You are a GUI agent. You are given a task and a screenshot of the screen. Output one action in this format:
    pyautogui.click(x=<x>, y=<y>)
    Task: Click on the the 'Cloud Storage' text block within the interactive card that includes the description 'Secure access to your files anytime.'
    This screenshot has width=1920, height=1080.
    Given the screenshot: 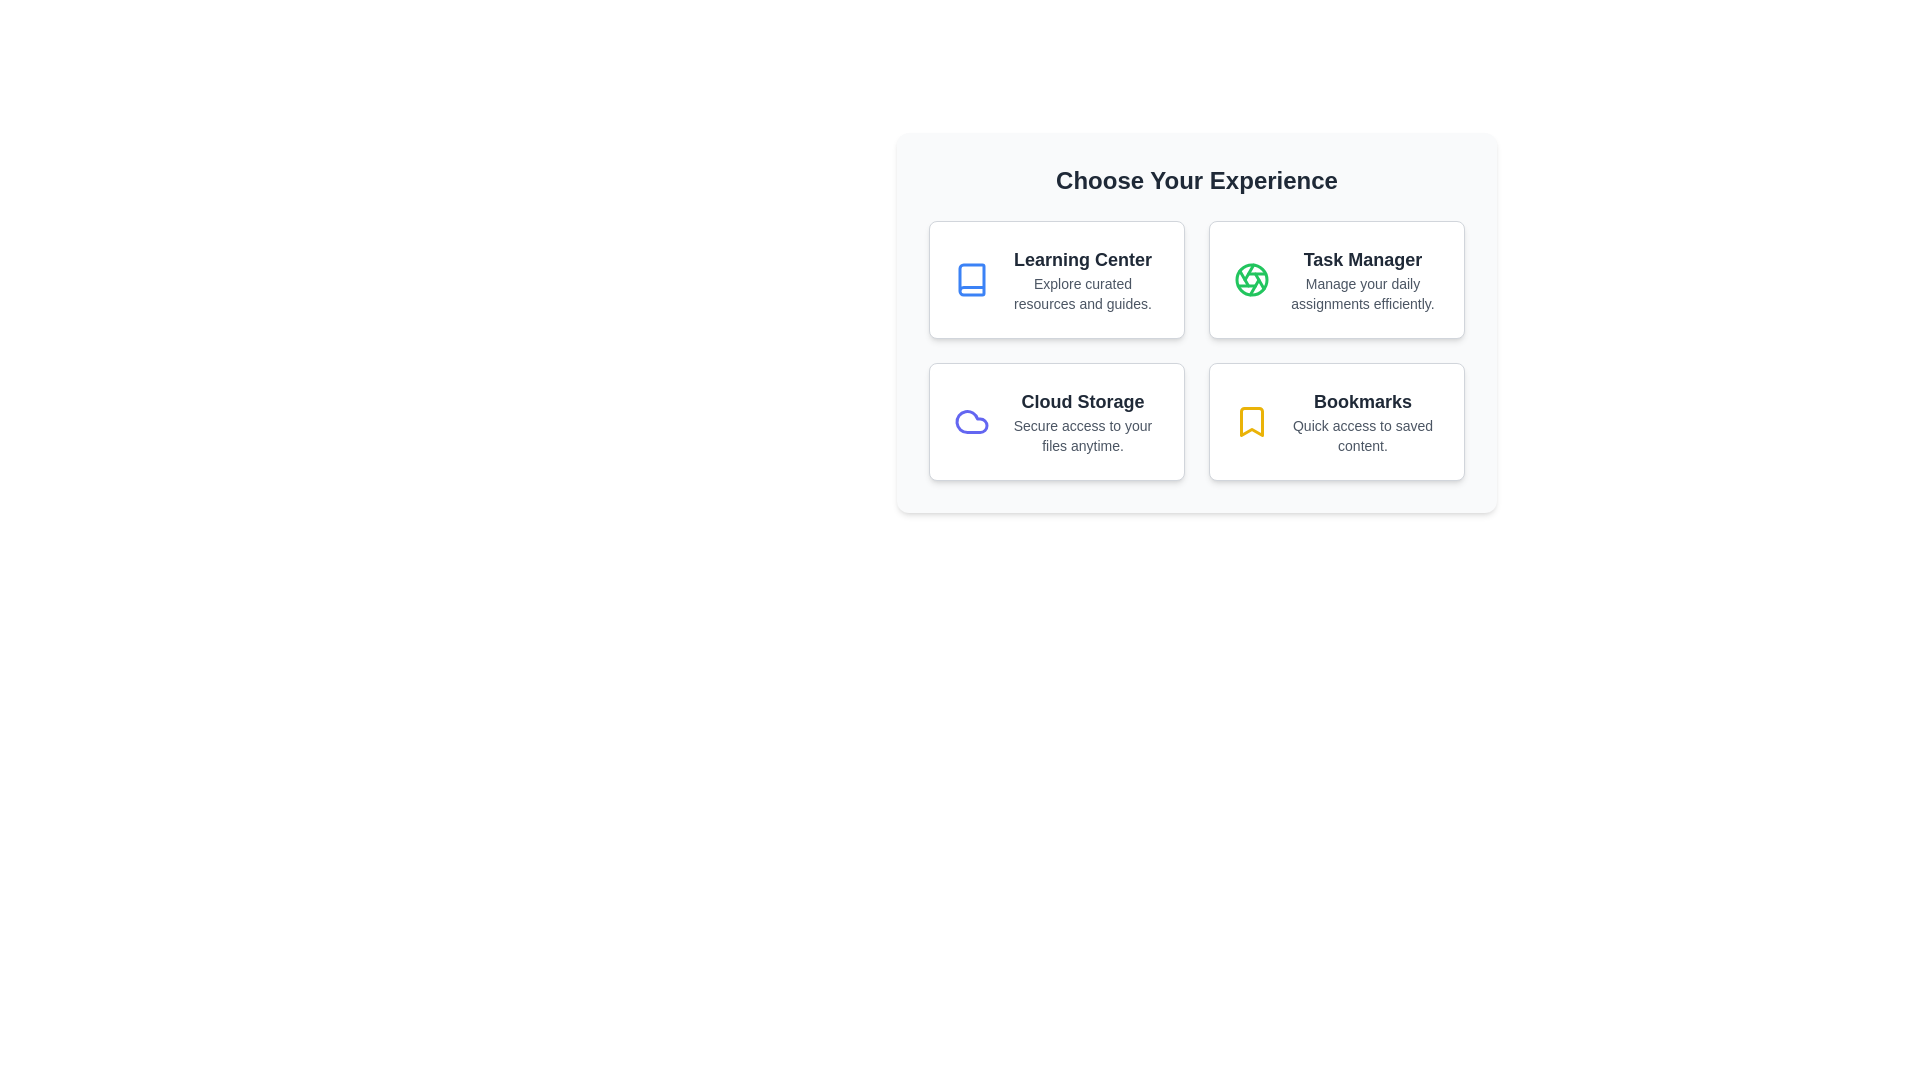 What is the action you would take?
    pyautogui.click(x=1082, y=420)
    